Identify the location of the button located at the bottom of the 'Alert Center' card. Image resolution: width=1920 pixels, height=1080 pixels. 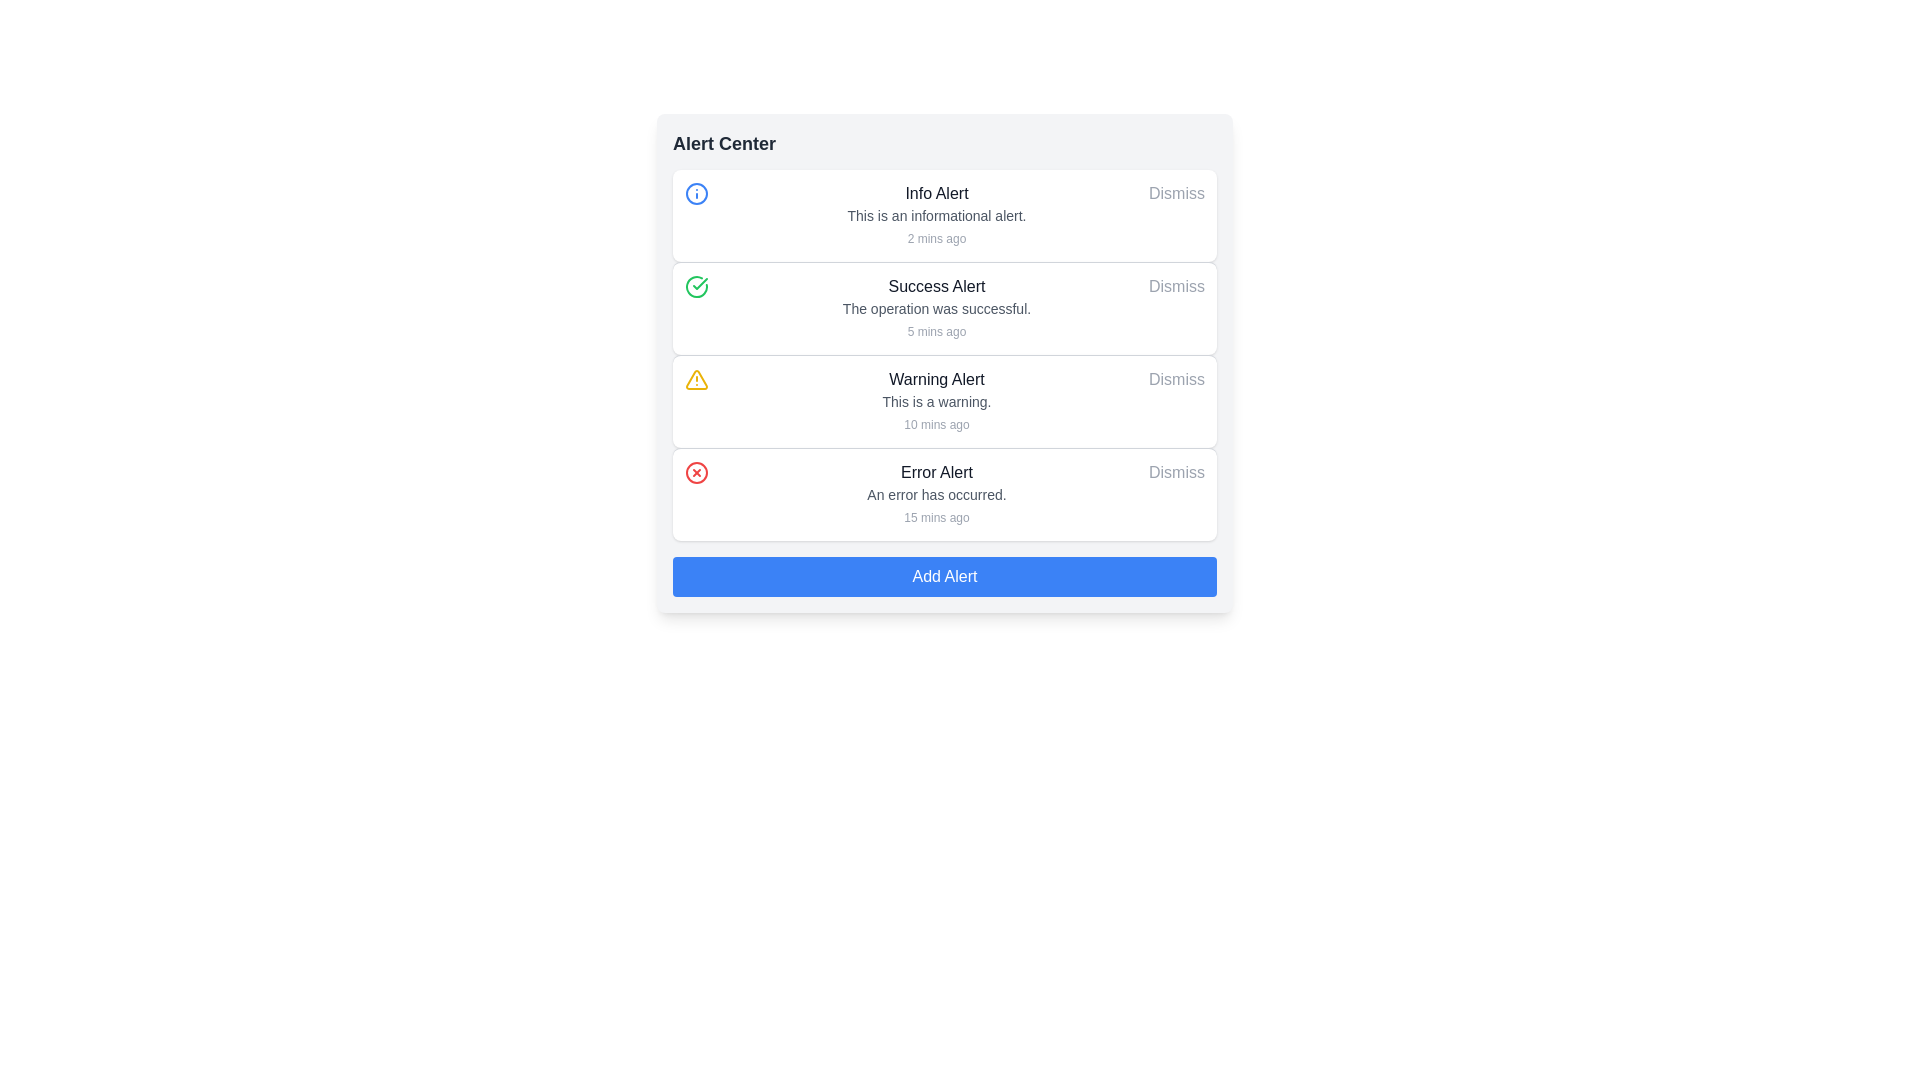
(944, 577).